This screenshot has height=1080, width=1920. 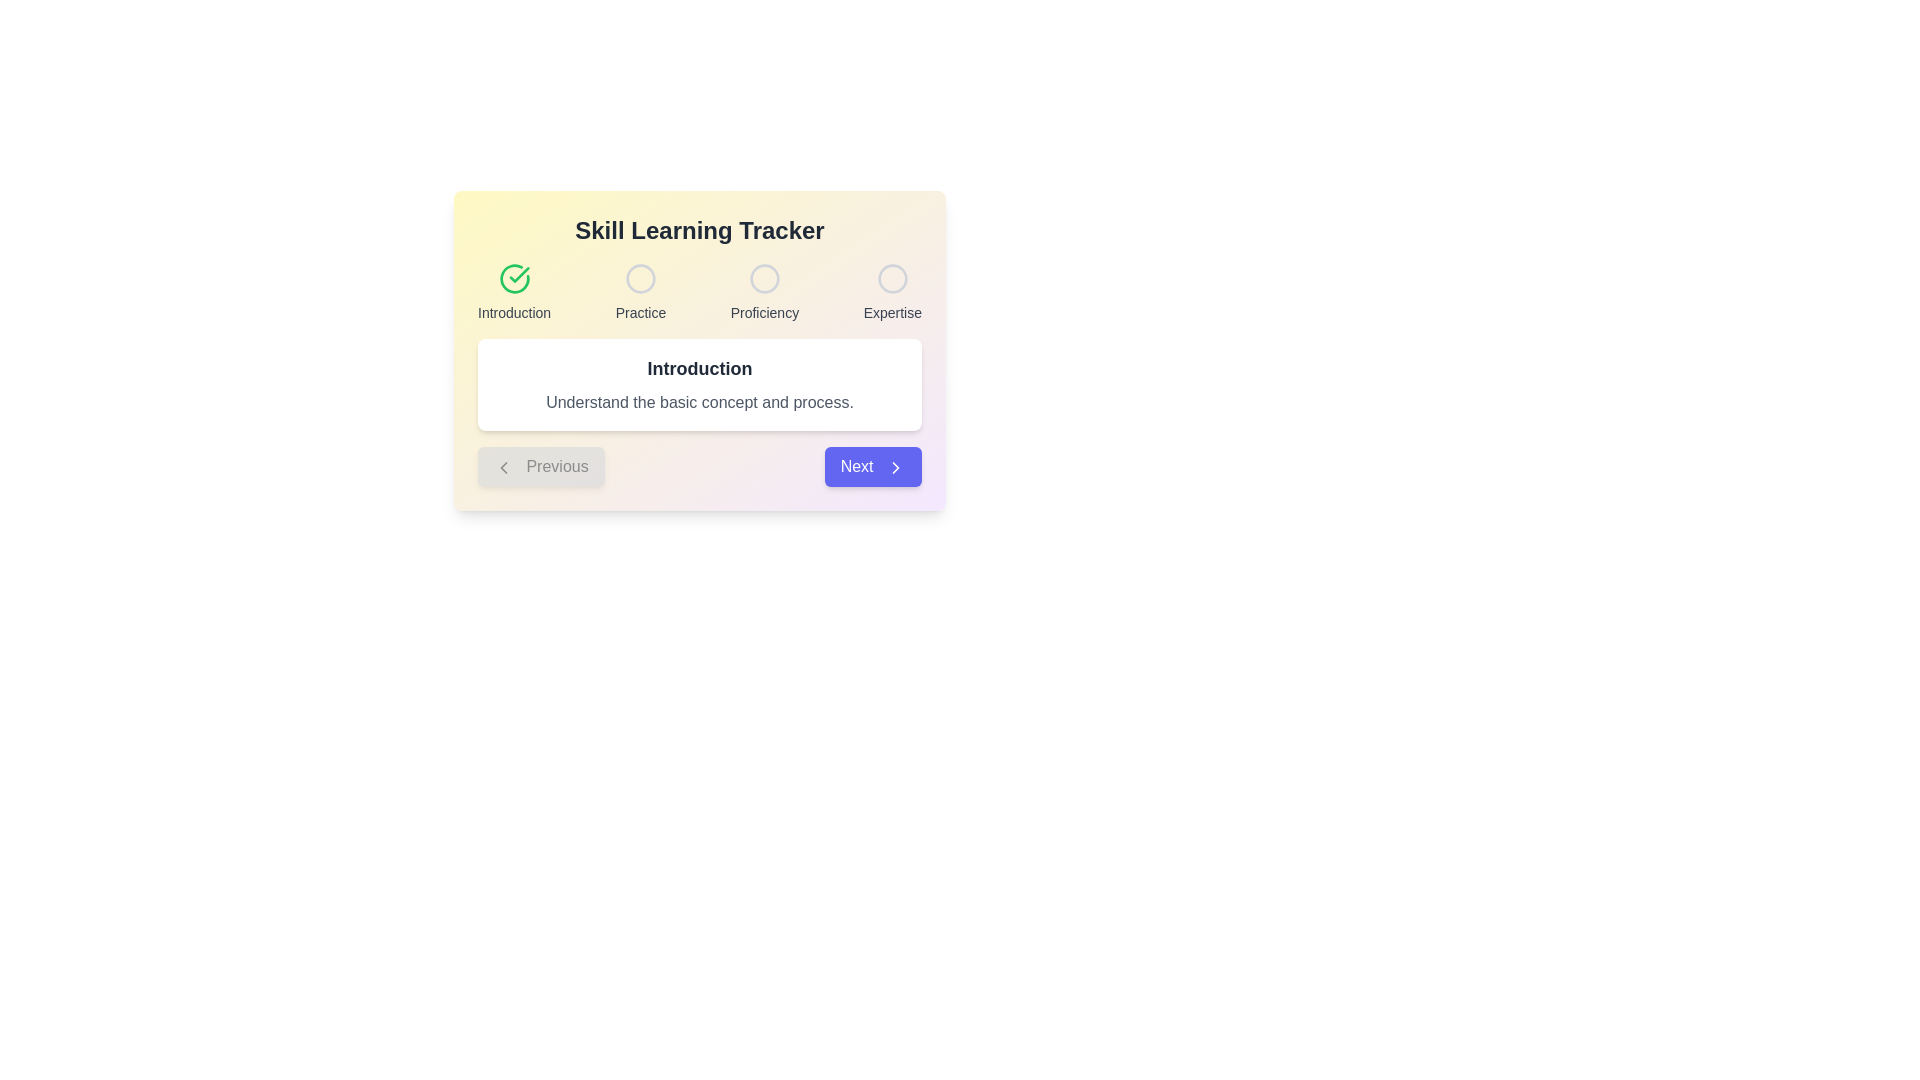 What do you see at coordinates (640, 278) in the screenshot?
I see `the second circular indicator in the Skill Learning Tracker, which represents the 'Practice' step in the sequence, to understand the progress within the tracker` at bounding box center [640, 278].